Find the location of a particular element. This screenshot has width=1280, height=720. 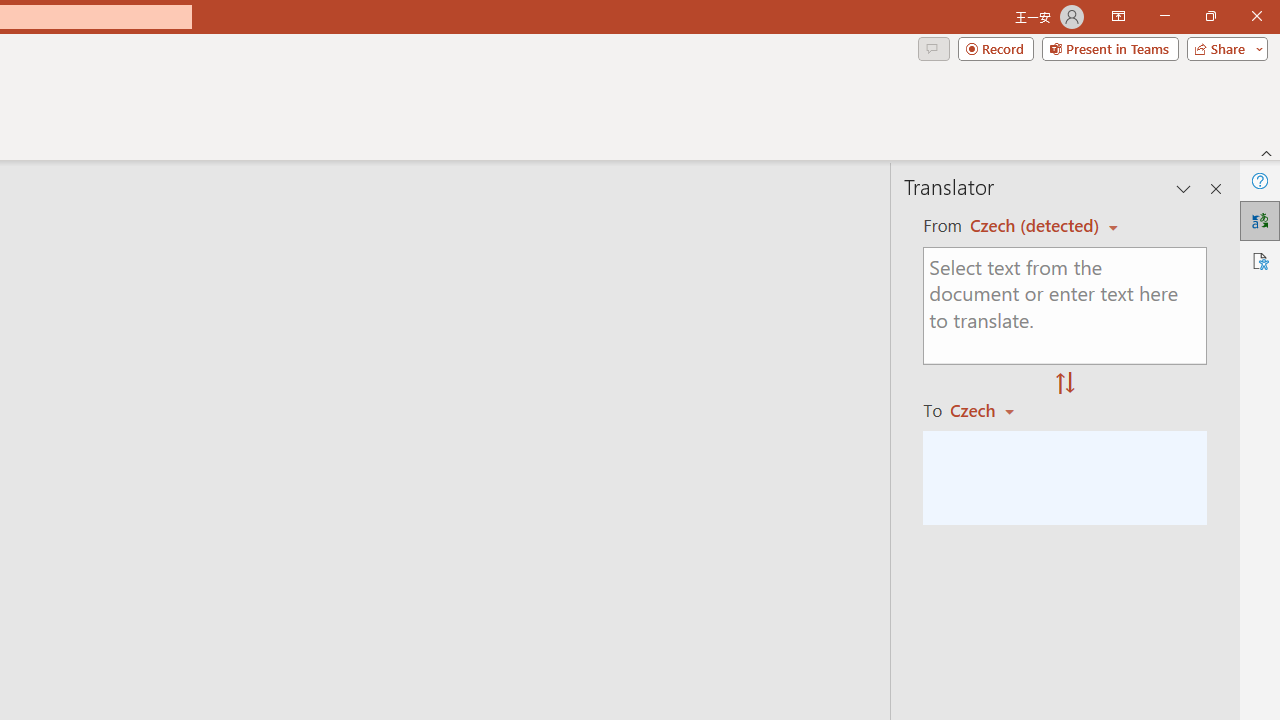

'Czech (detected)' is located at coordinates (1037, 225).